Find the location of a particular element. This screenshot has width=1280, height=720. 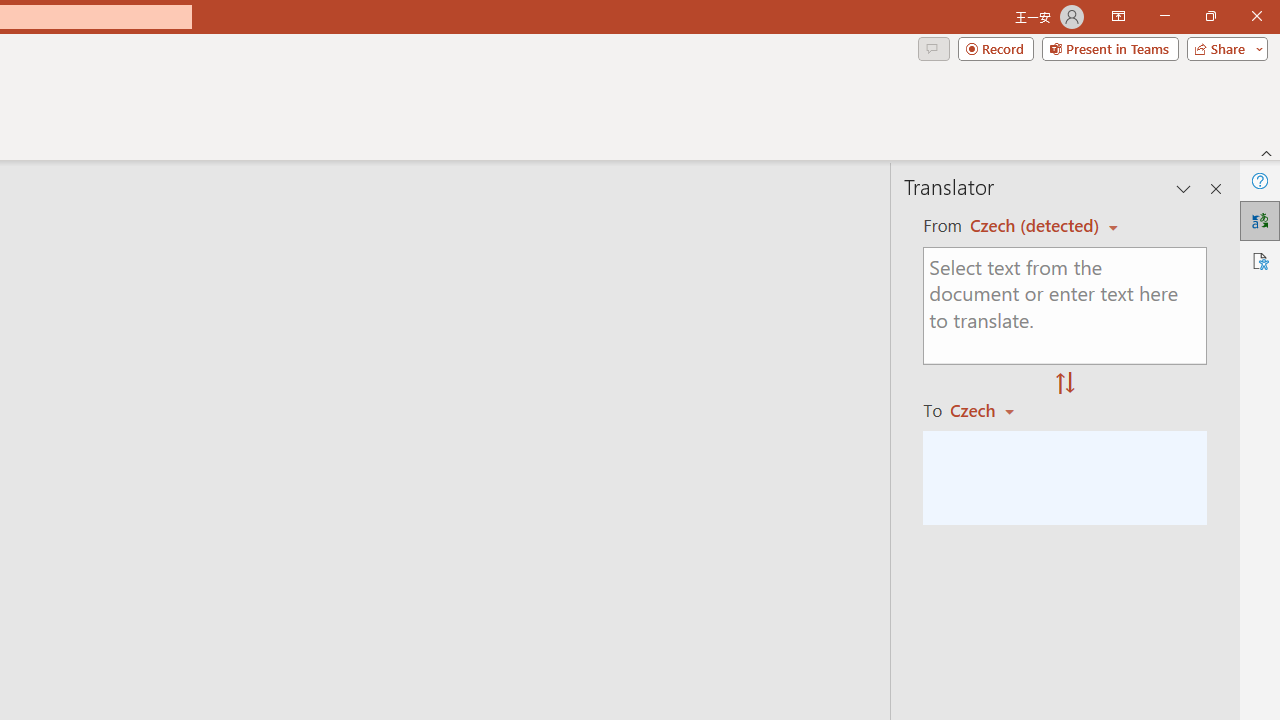

'Czech (detected)' is located at coordinates (1037, 225).